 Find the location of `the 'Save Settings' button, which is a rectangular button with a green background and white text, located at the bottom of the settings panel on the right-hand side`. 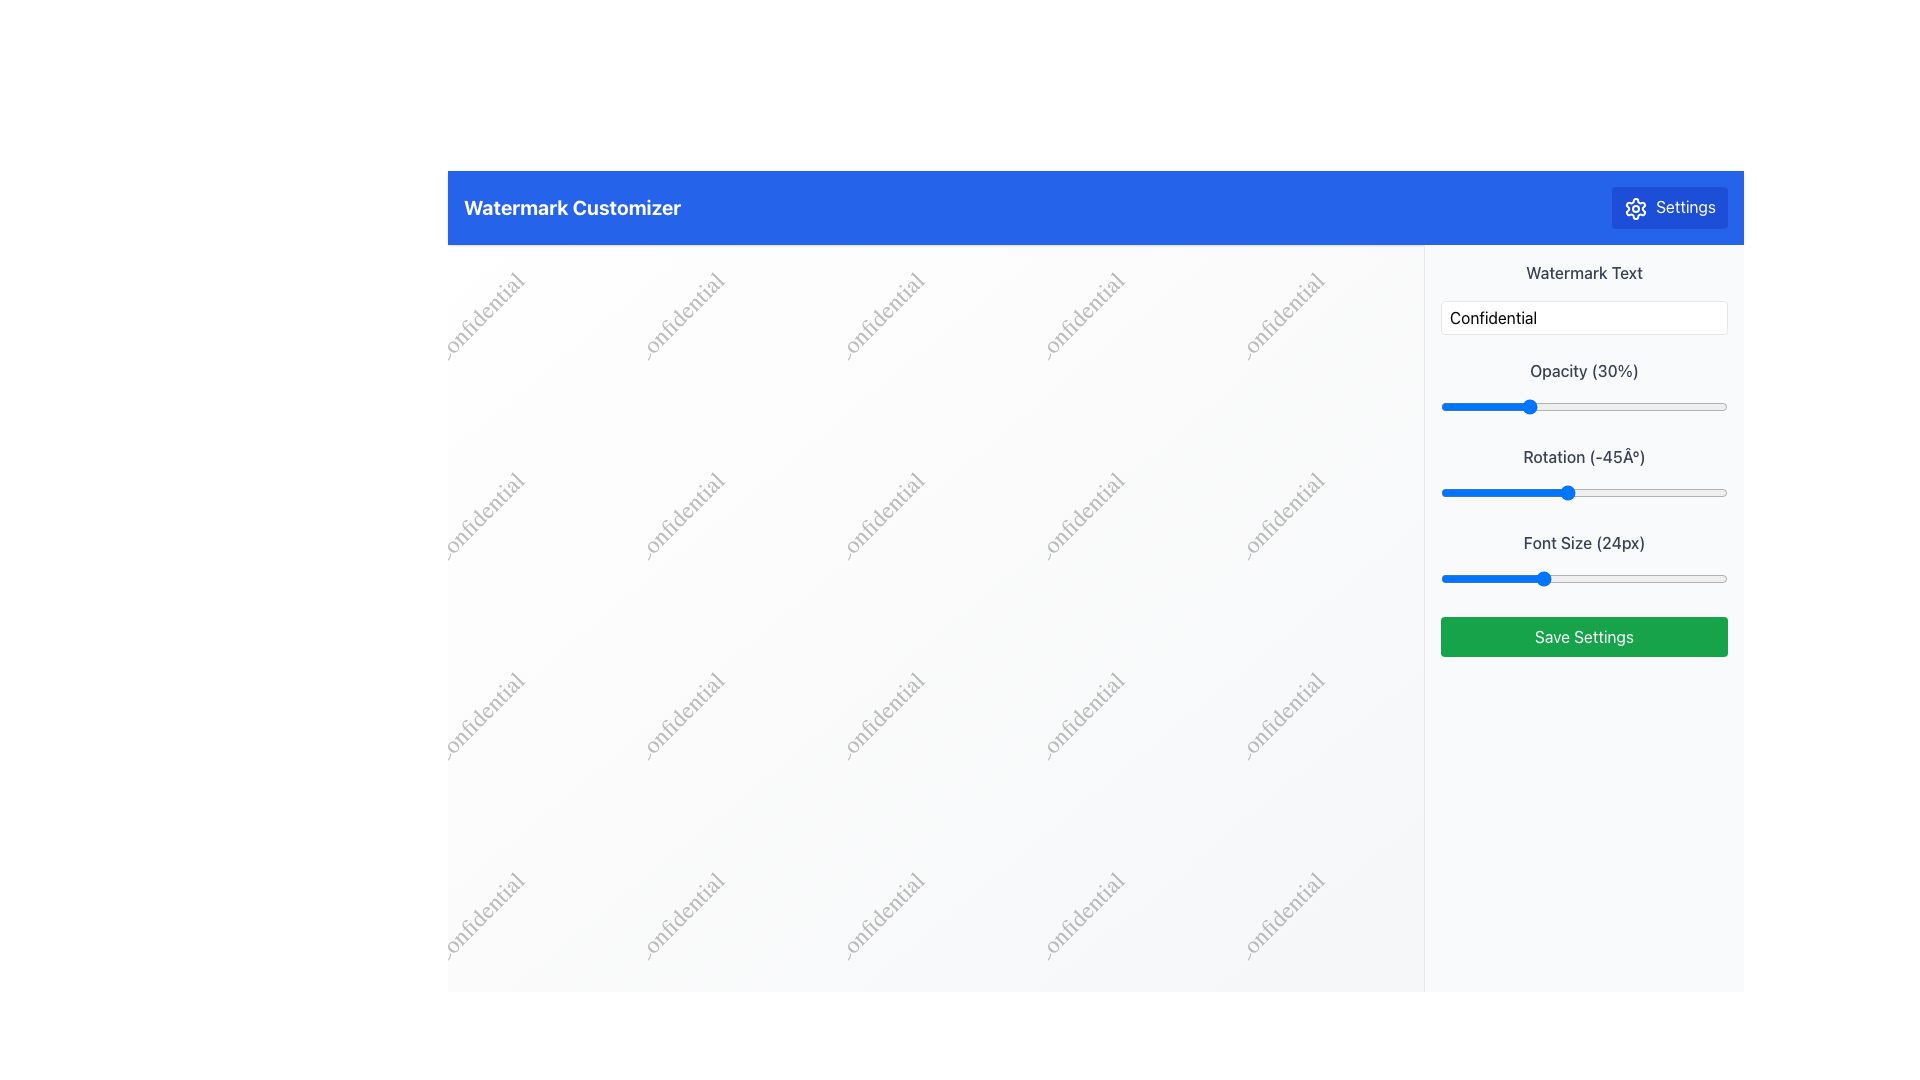

the 'Save Settings' button, which is a rectangular button with a green background and white text, located at the bottom of the settings panel on the right-hand side is located at coordinates (1583, 636).